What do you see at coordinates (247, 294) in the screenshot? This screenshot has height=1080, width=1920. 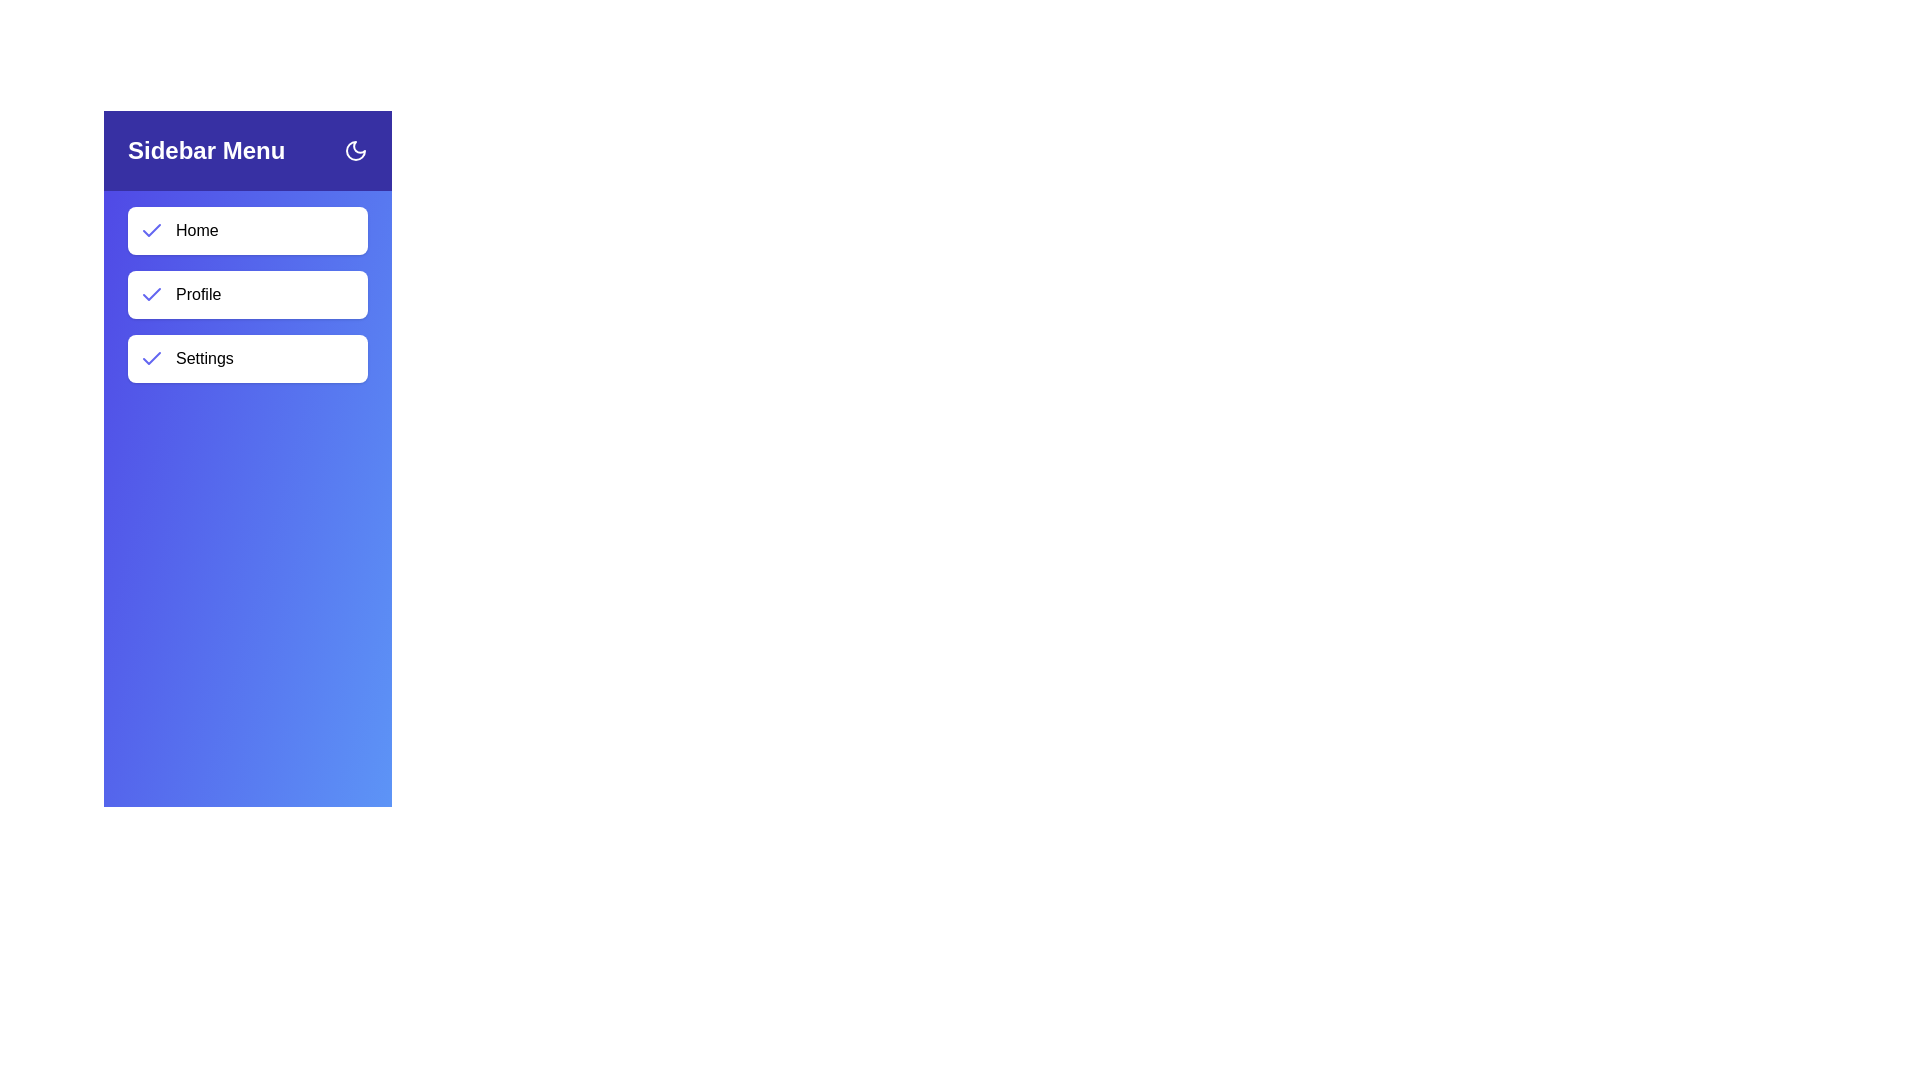 I see `the menu item labeled Profile to observe visual feedback` at bounding box center [247, 294].